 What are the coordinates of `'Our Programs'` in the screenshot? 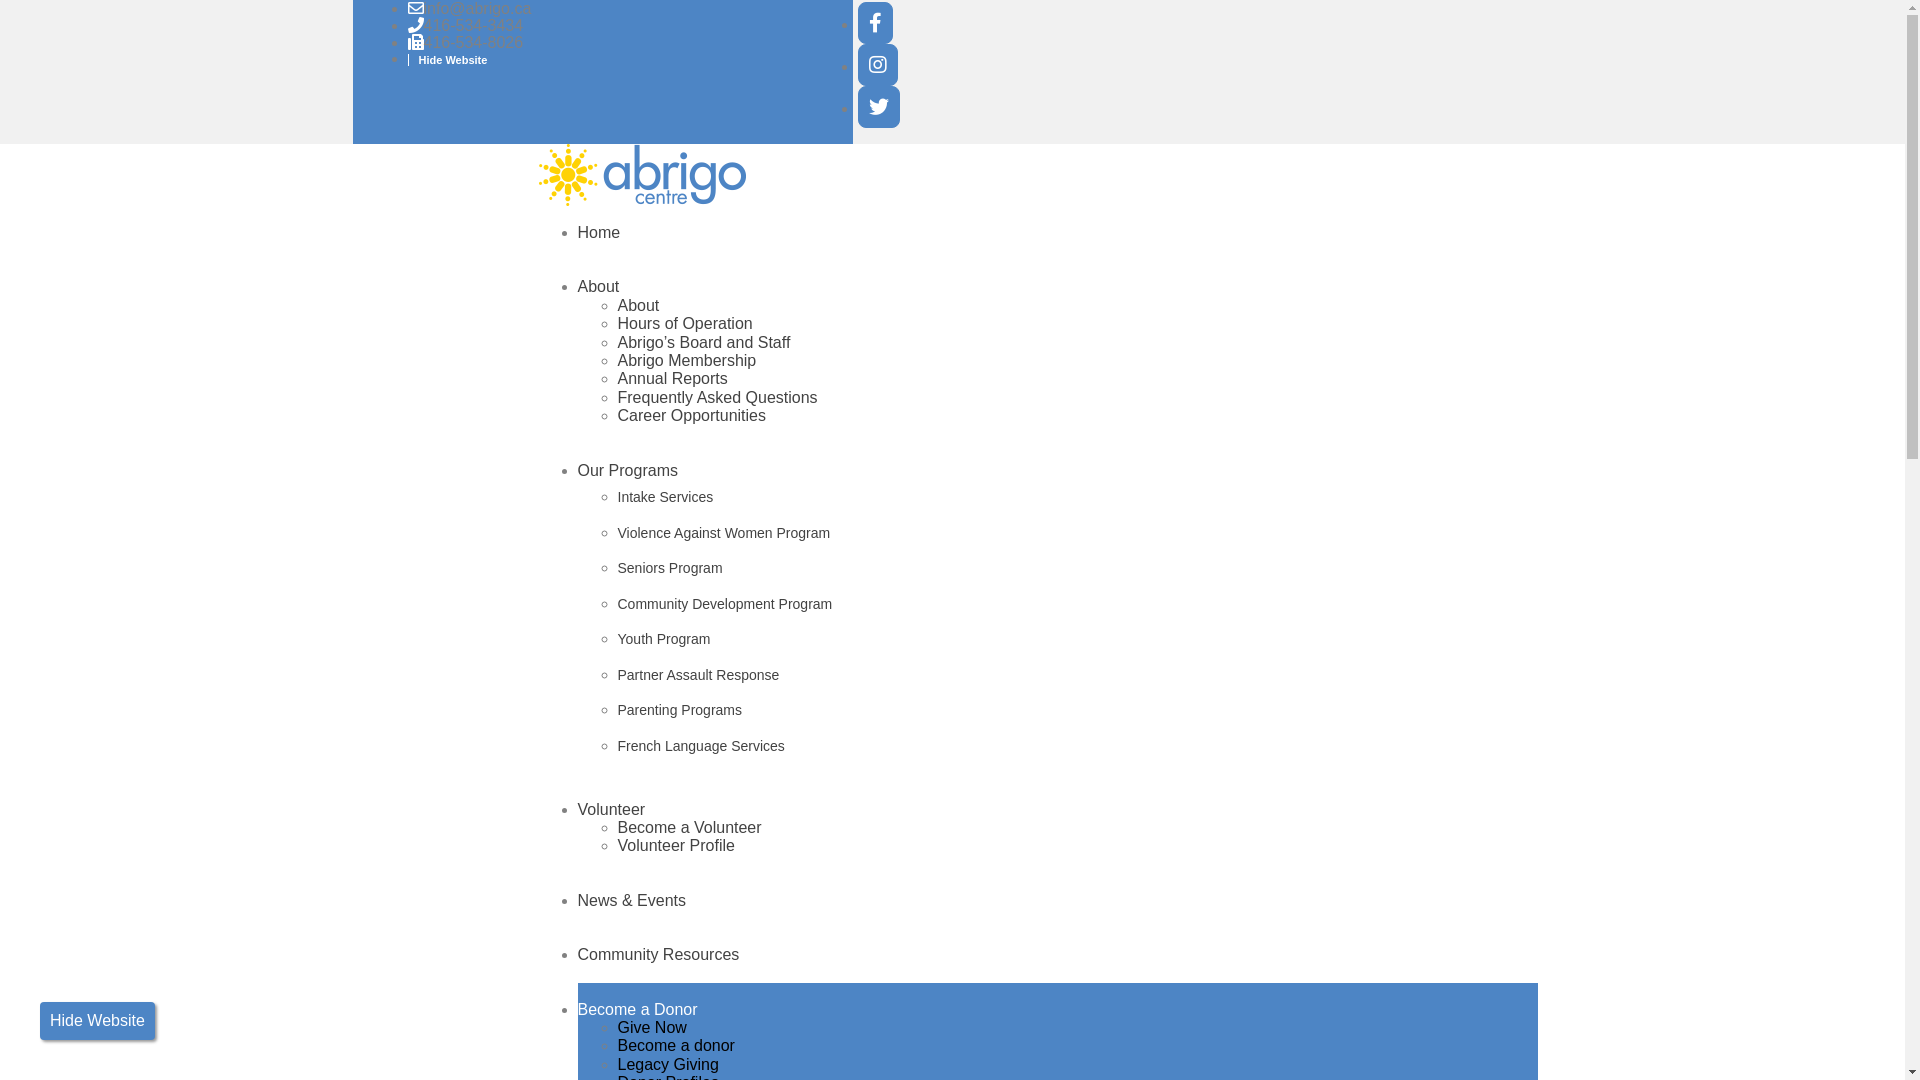 It's located at (627, 470).